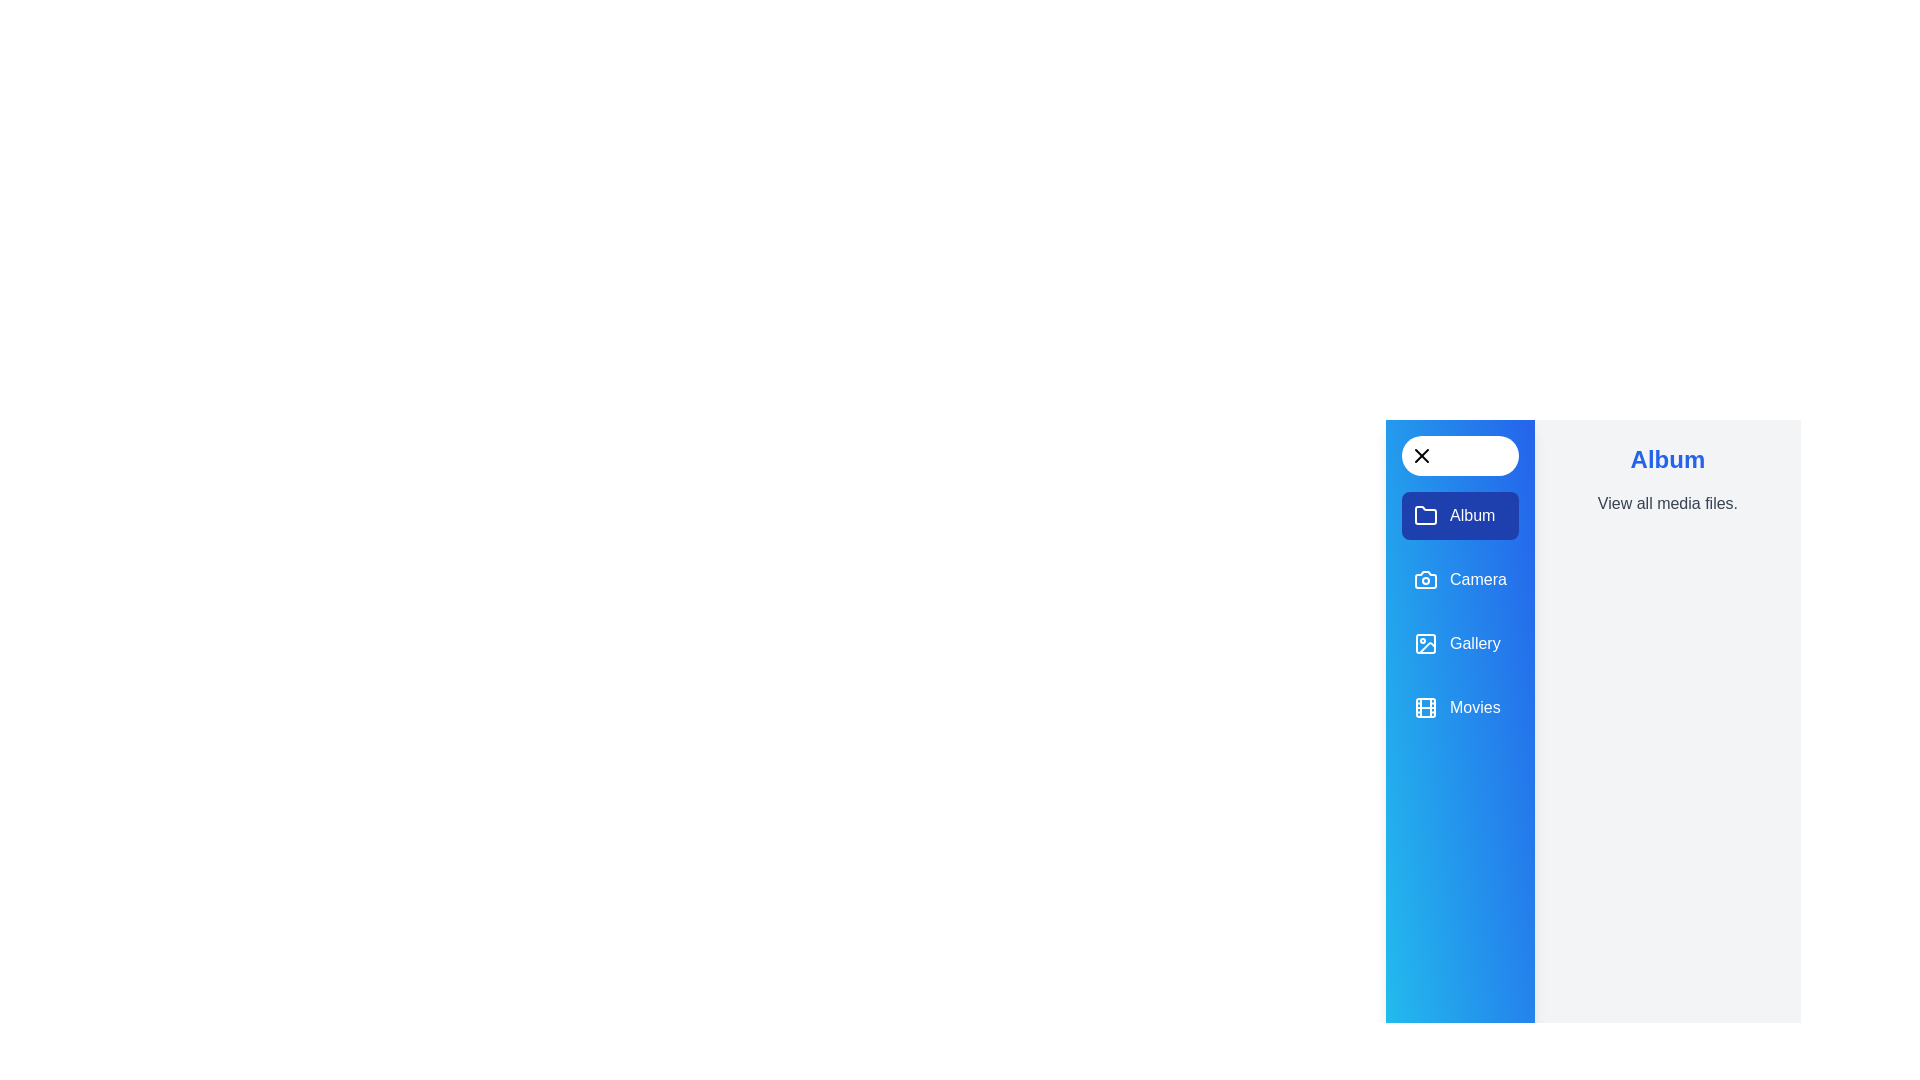 This screenshot has height=1080, width=1920. I want to click on the 'Movies' panel to navigate to it, so click(1459, 707).